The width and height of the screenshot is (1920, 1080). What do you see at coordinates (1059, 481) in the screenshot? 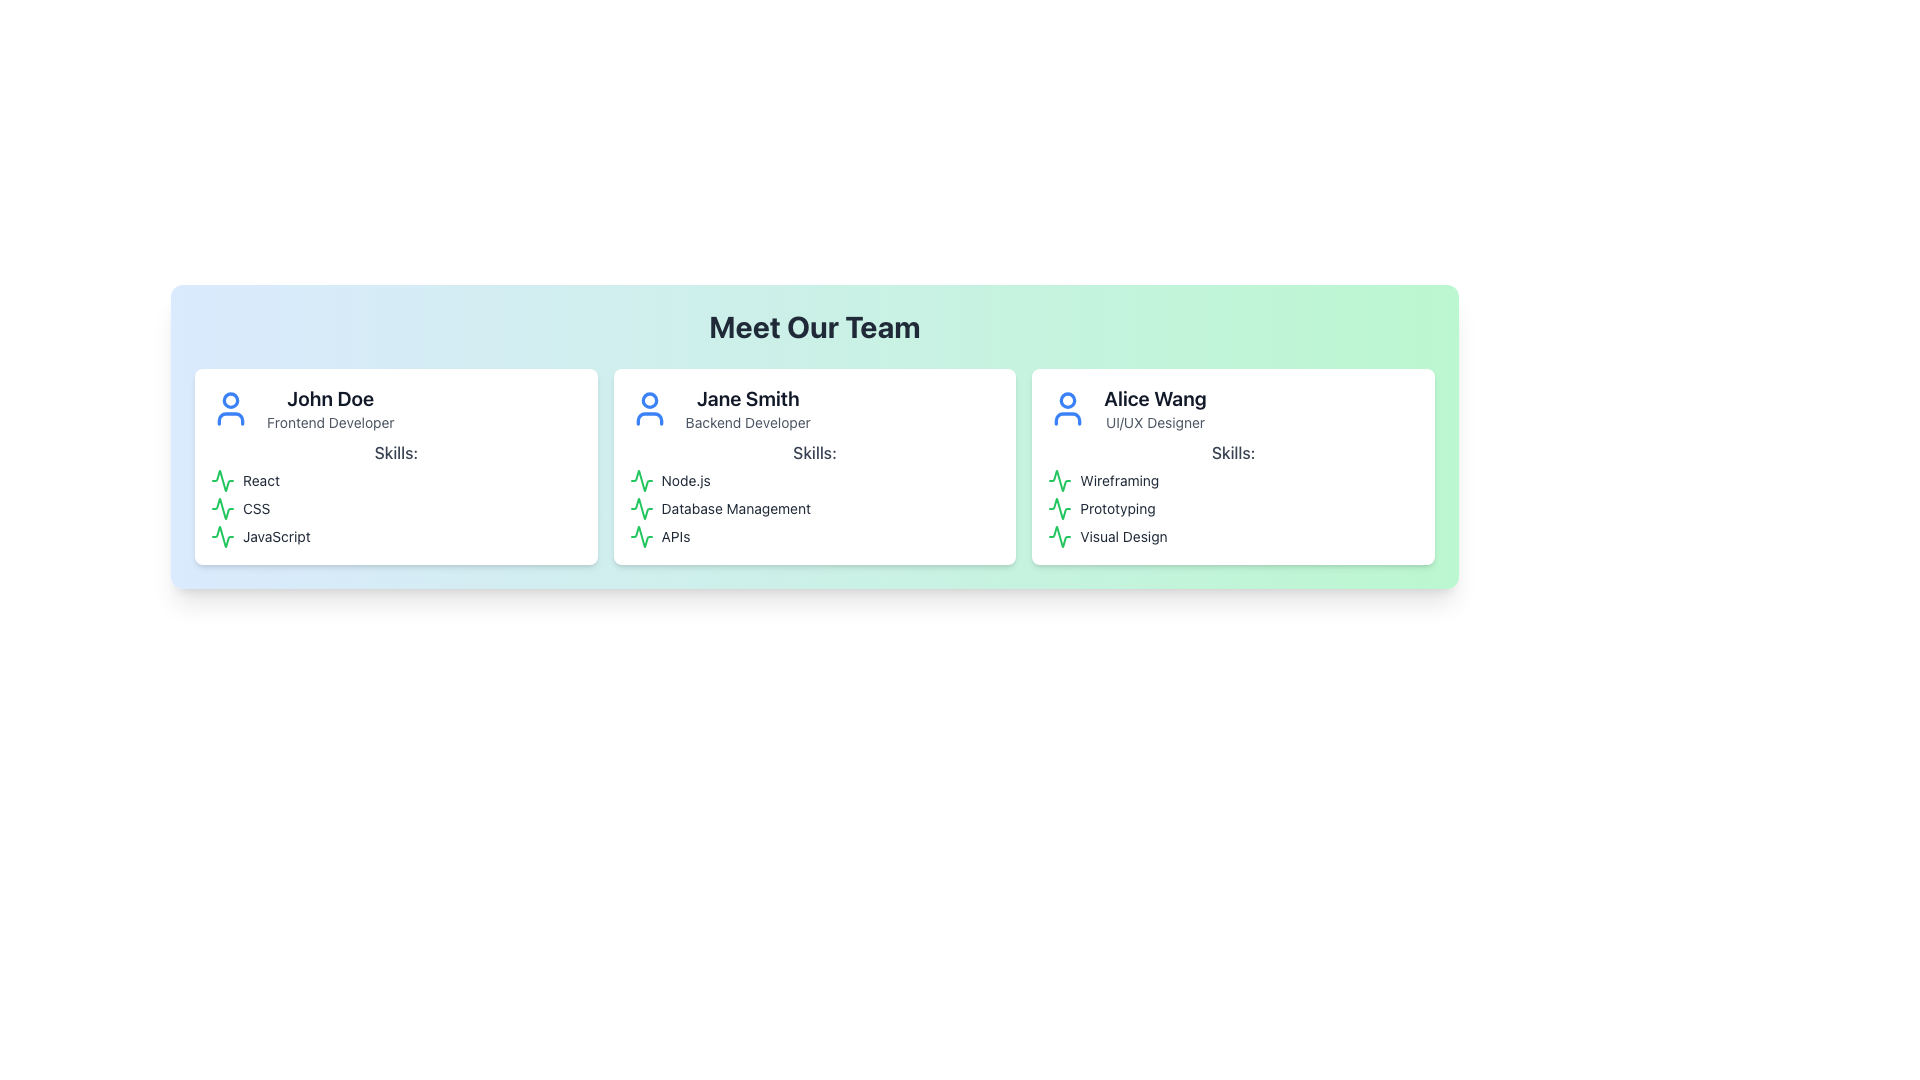
I see `the 'Wireframing' skill icon located in the 'Skills' section of Alice Wang's profile card, which is the first item in the skills list` at bounding box center [1059, 481].